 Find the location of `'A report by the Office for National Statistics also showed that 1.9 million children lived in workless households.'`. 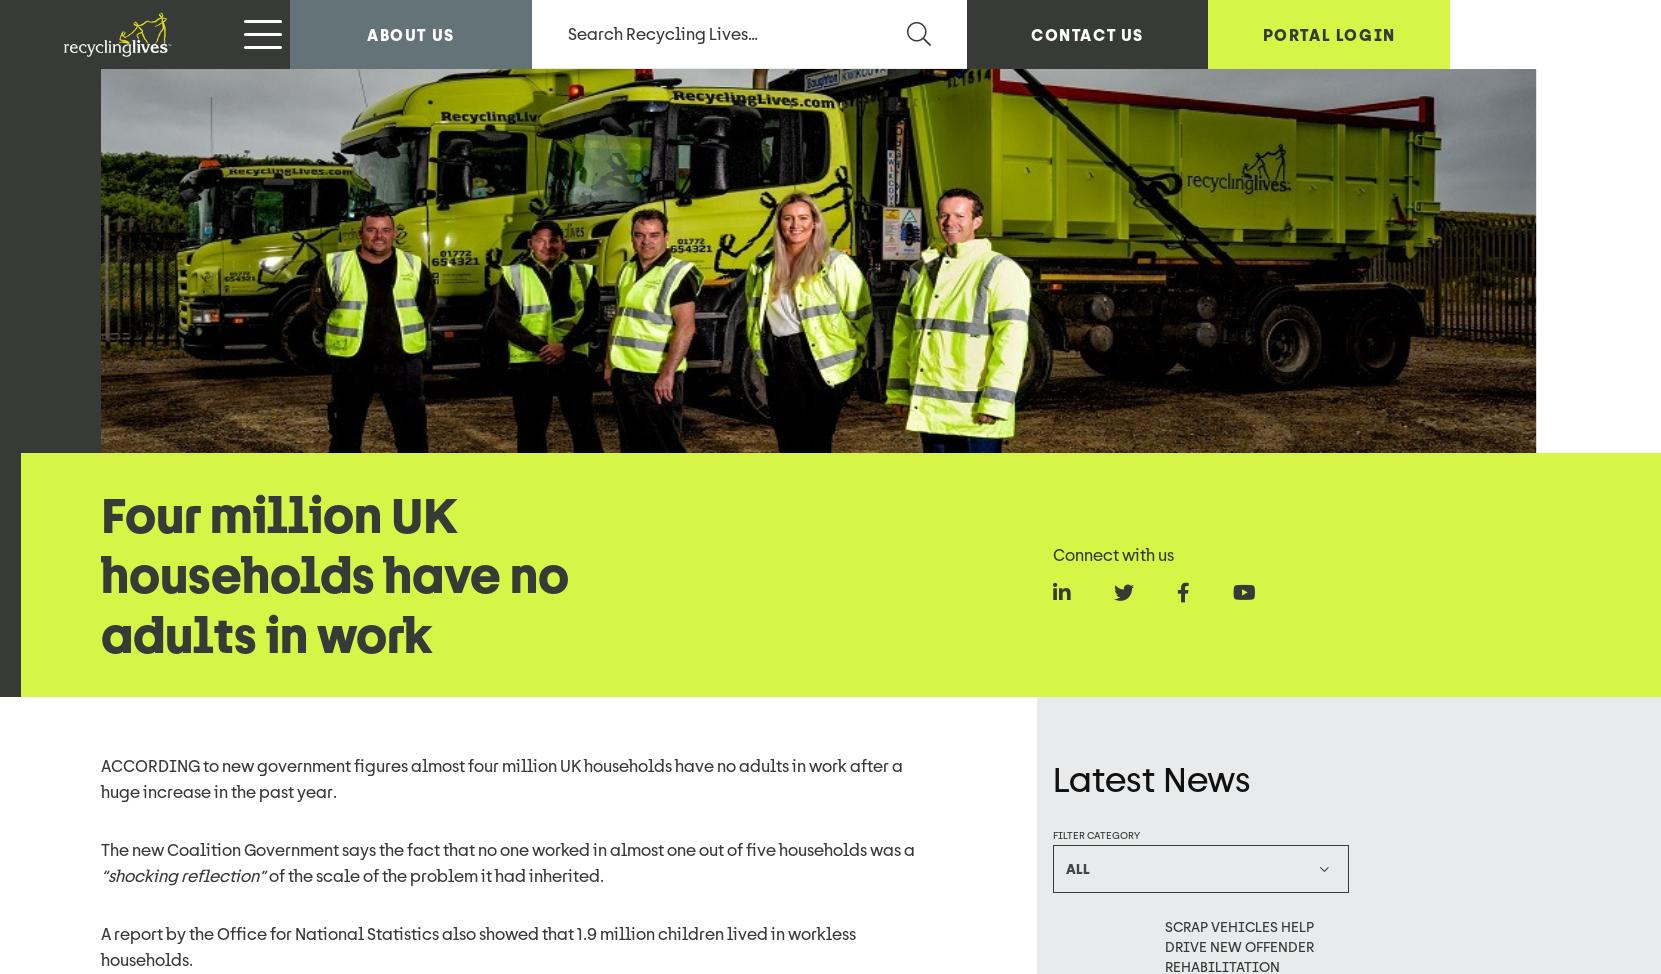

'A report by the Office for National Statistics also showed that 1.9 million children lived in workless households.' is located at coordinates (478, 54).